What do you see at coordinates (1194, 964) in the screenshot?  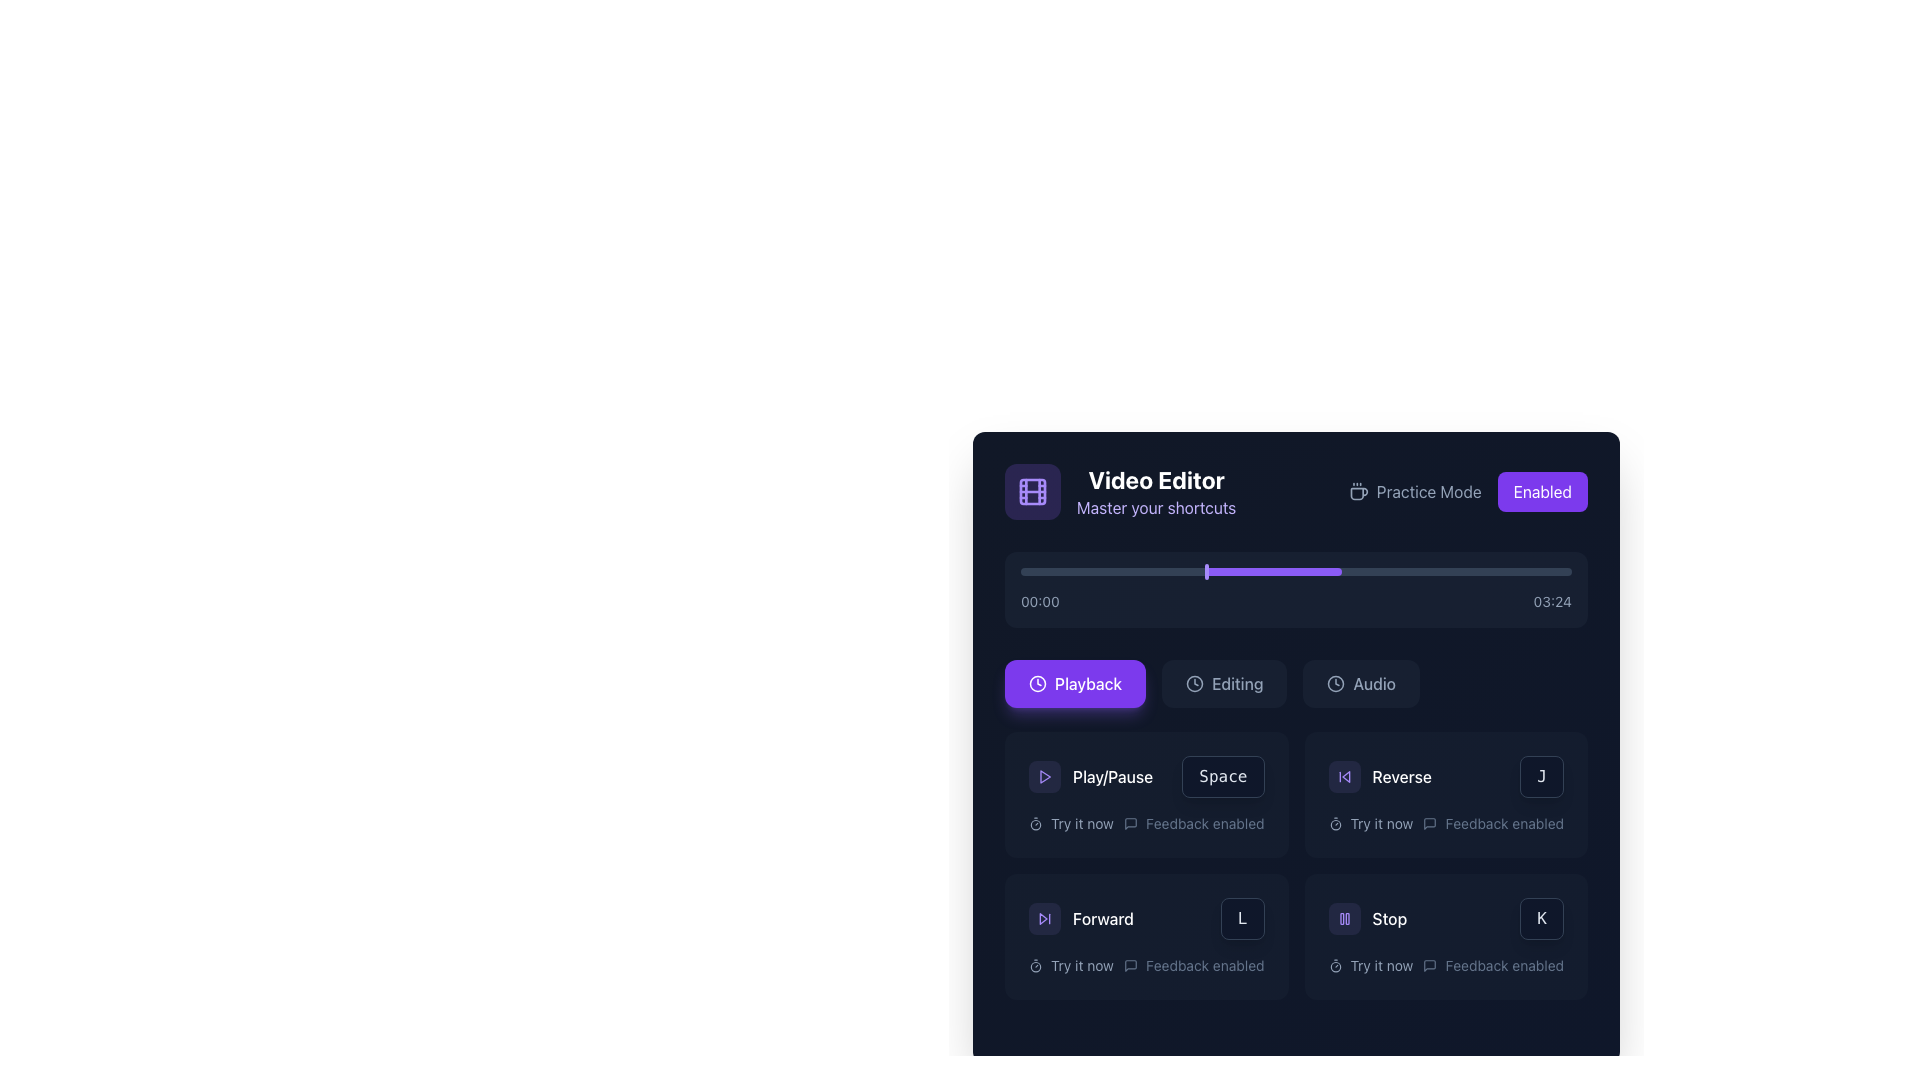 I see `the informational text label with accompanying icon located below the 'Forward' button in the 'Video Editor' UI, to the right of the 'Try it now' text` at bounding box center [1194, 964].